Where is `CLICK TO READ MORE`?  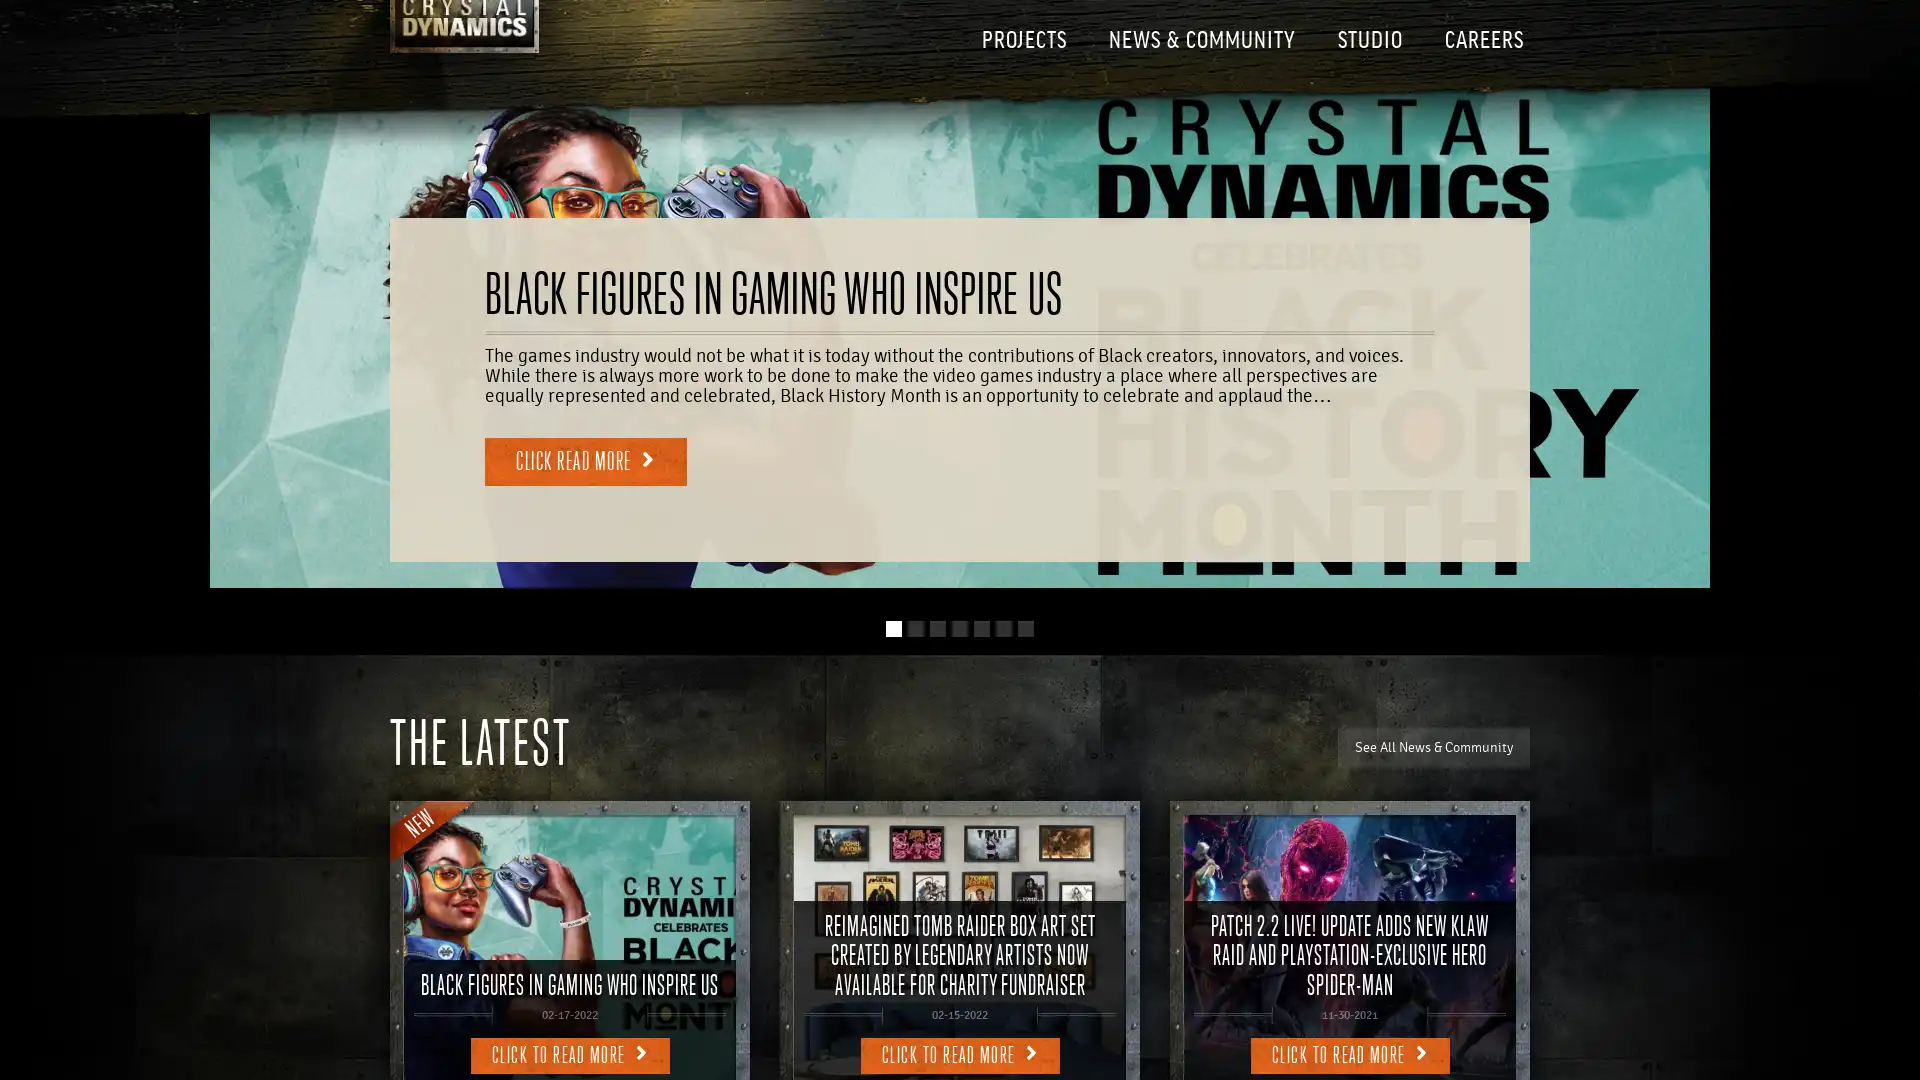 CLICK TO READ MORE is located at coordinates (568, 1054).